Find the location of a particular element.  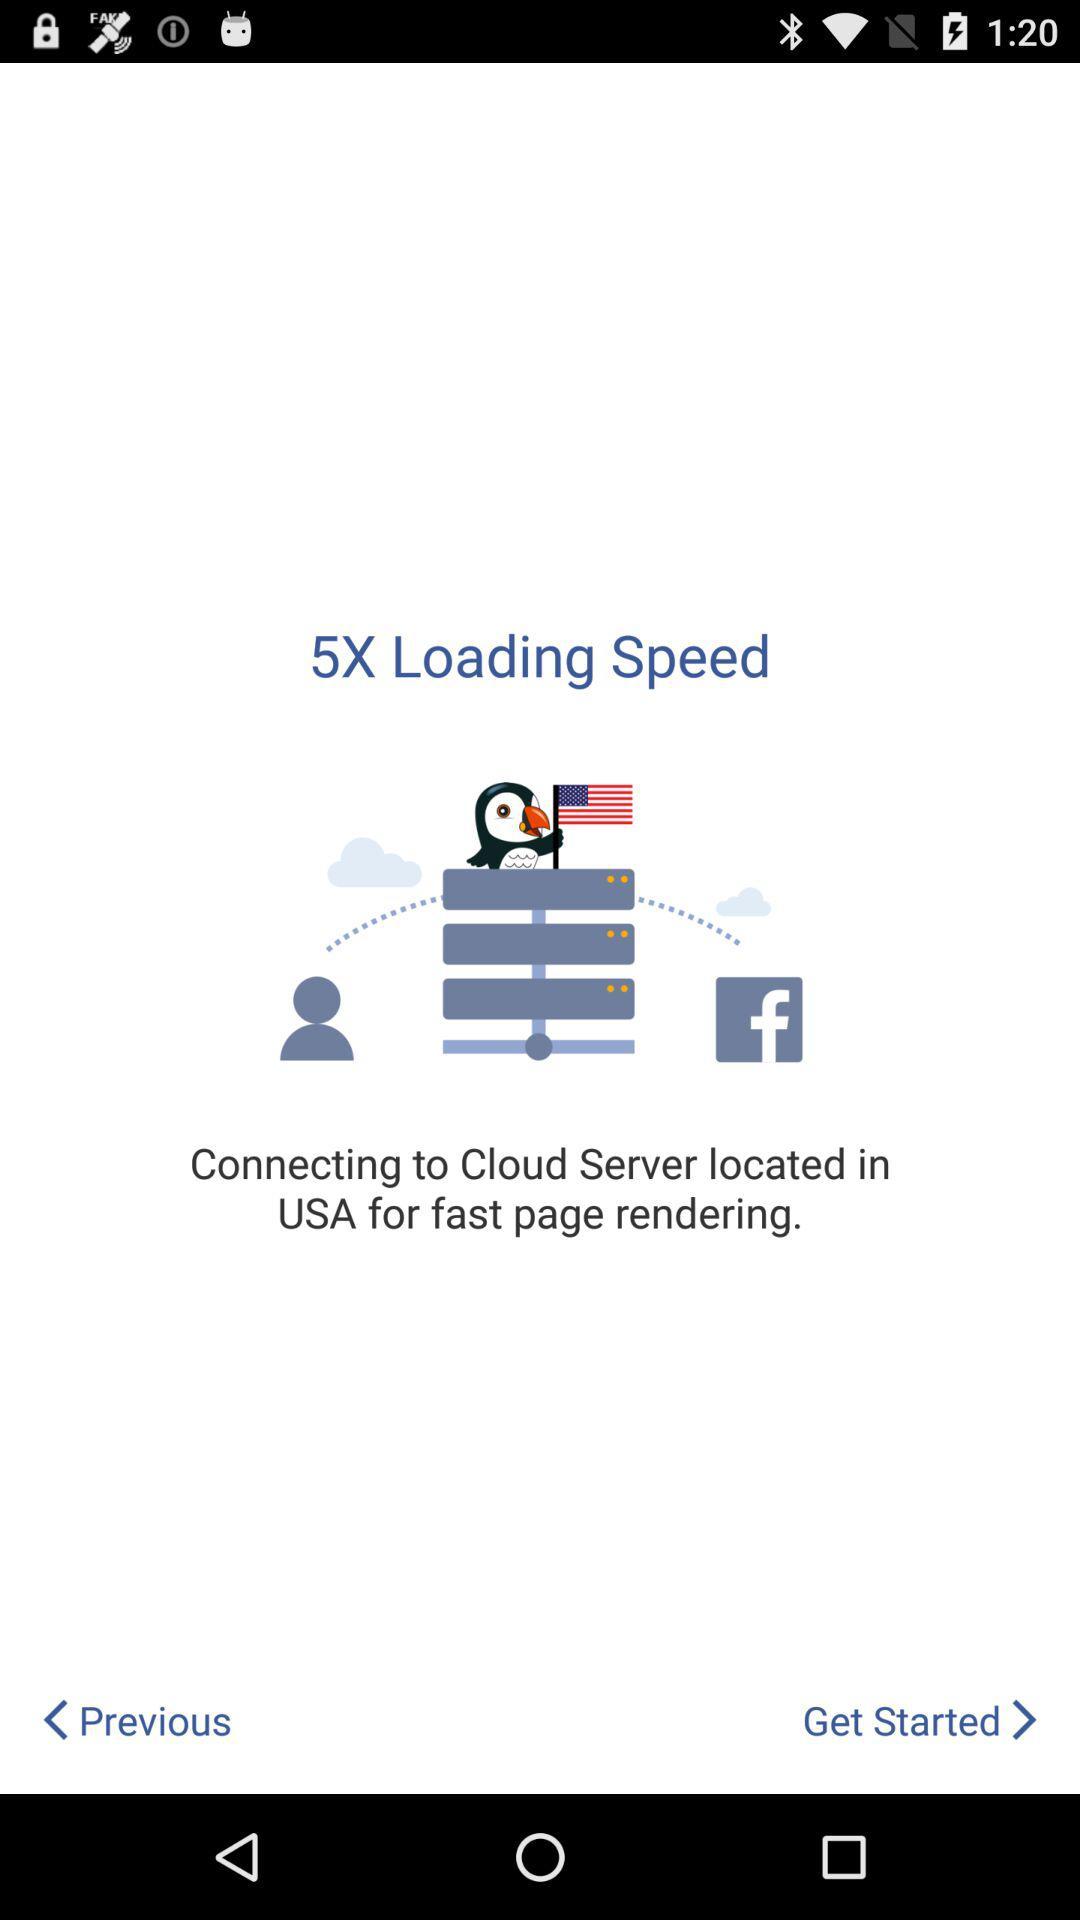

the app at the bottom right corner is located at coordinates (920, 1719).